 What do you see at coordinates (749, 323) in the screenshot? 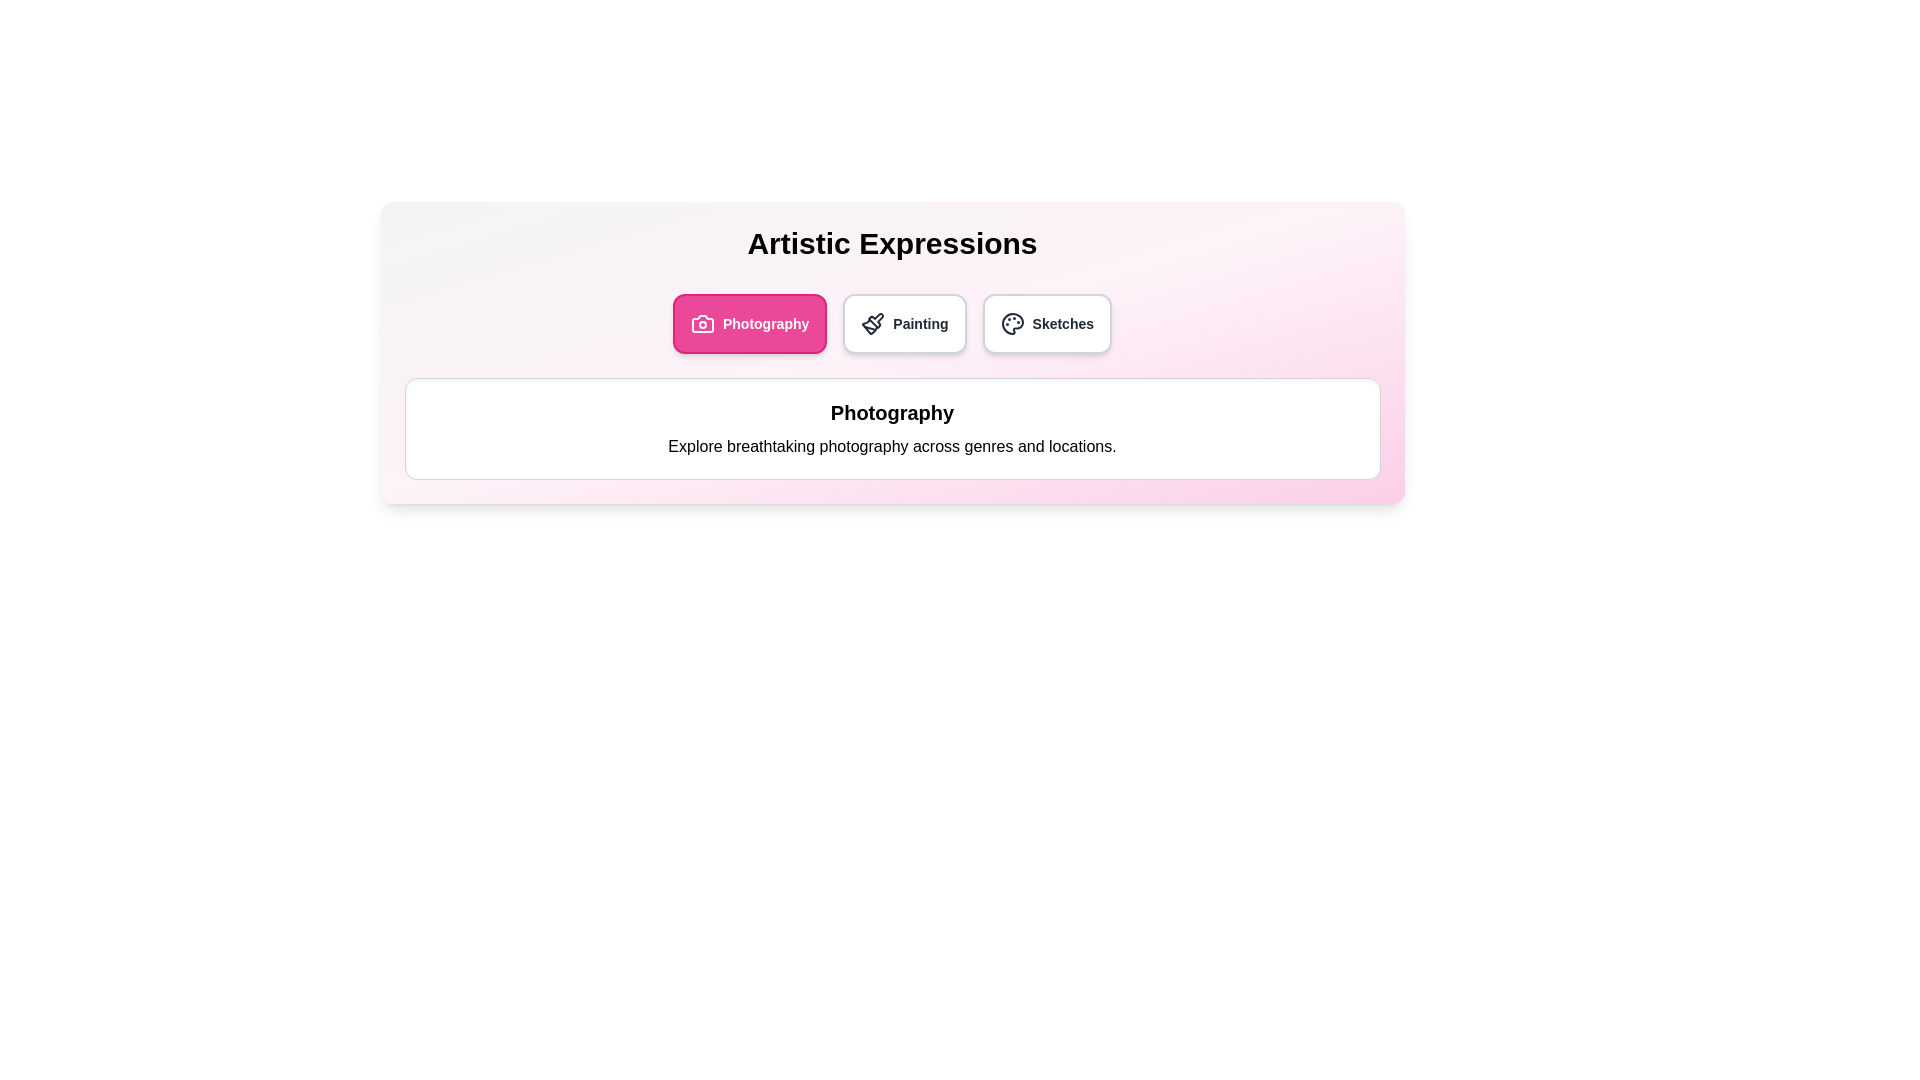
I see `the Photography tab to view its content` at bounding box center [749, 323].